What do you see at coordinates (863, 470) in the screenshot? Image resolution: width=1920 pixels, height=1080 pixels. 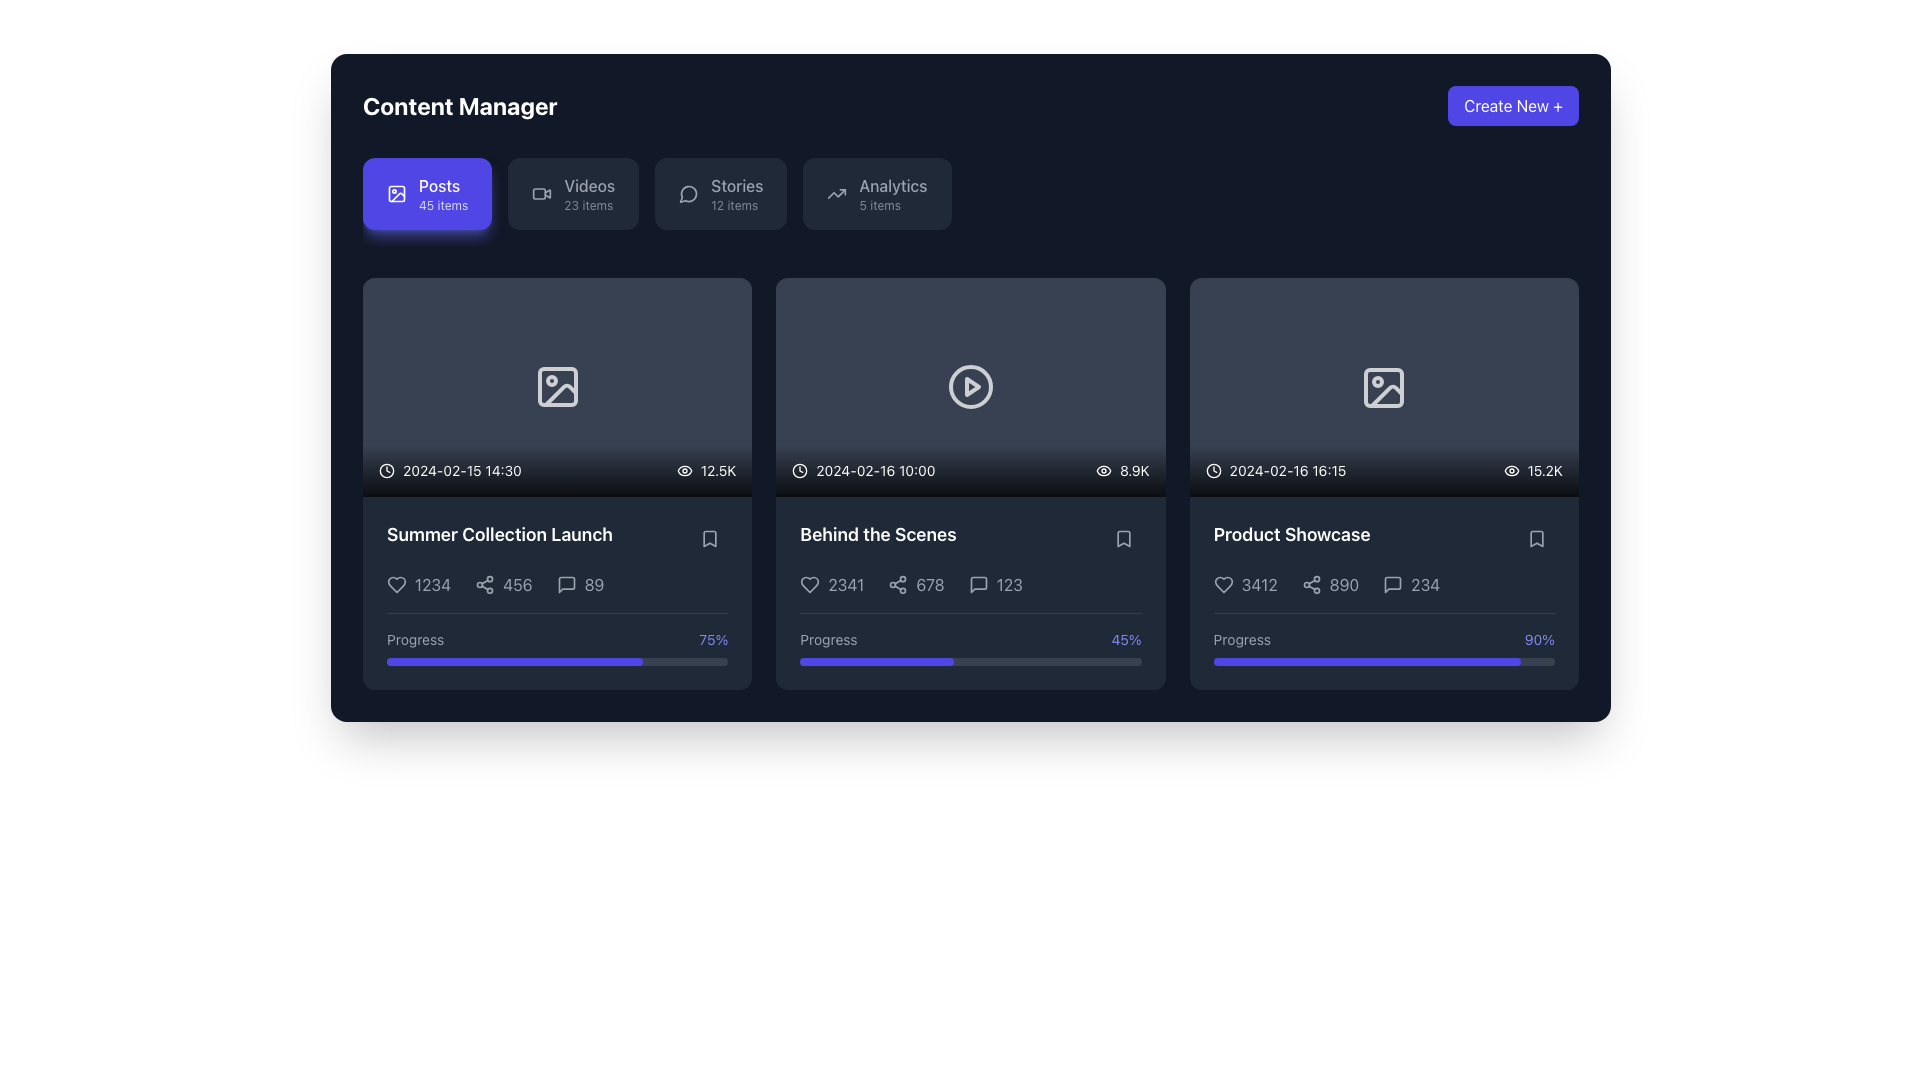 I see `the static text displaying the scheduled date and time for the content in the second card from the left` at bounding box center [863, 470].